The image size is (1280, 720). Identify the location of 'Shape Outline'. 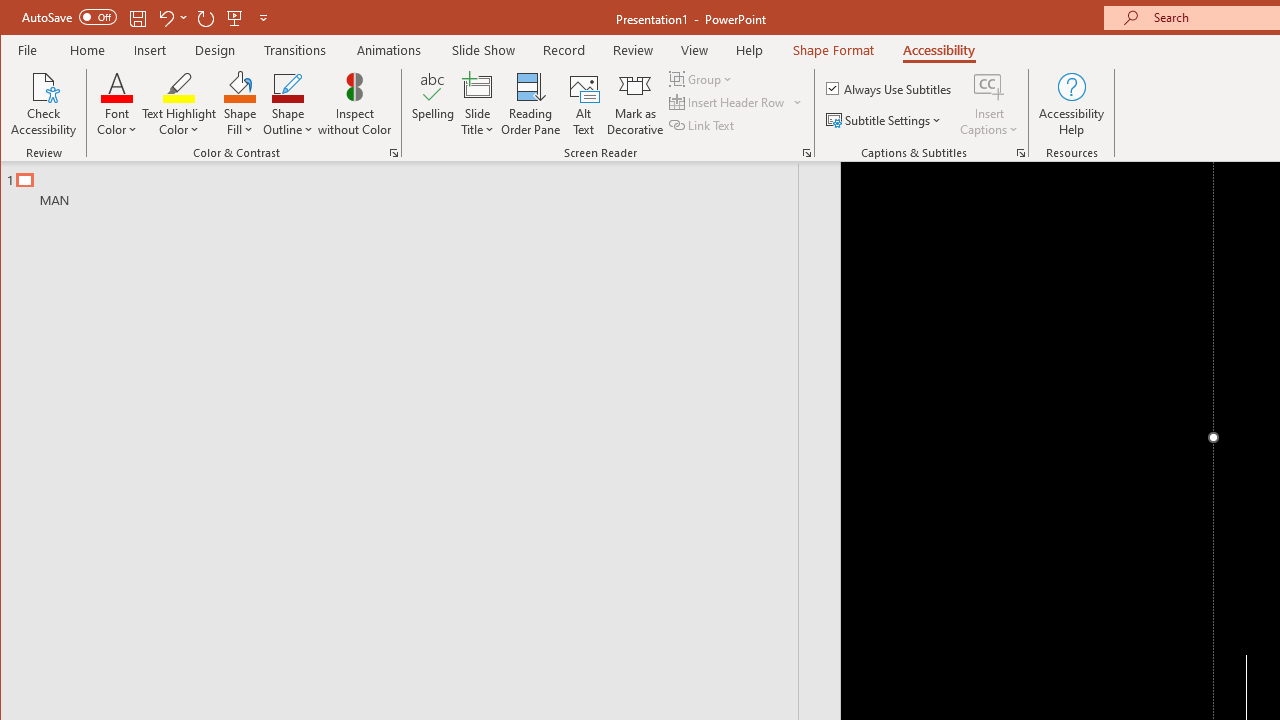
(287, 104).